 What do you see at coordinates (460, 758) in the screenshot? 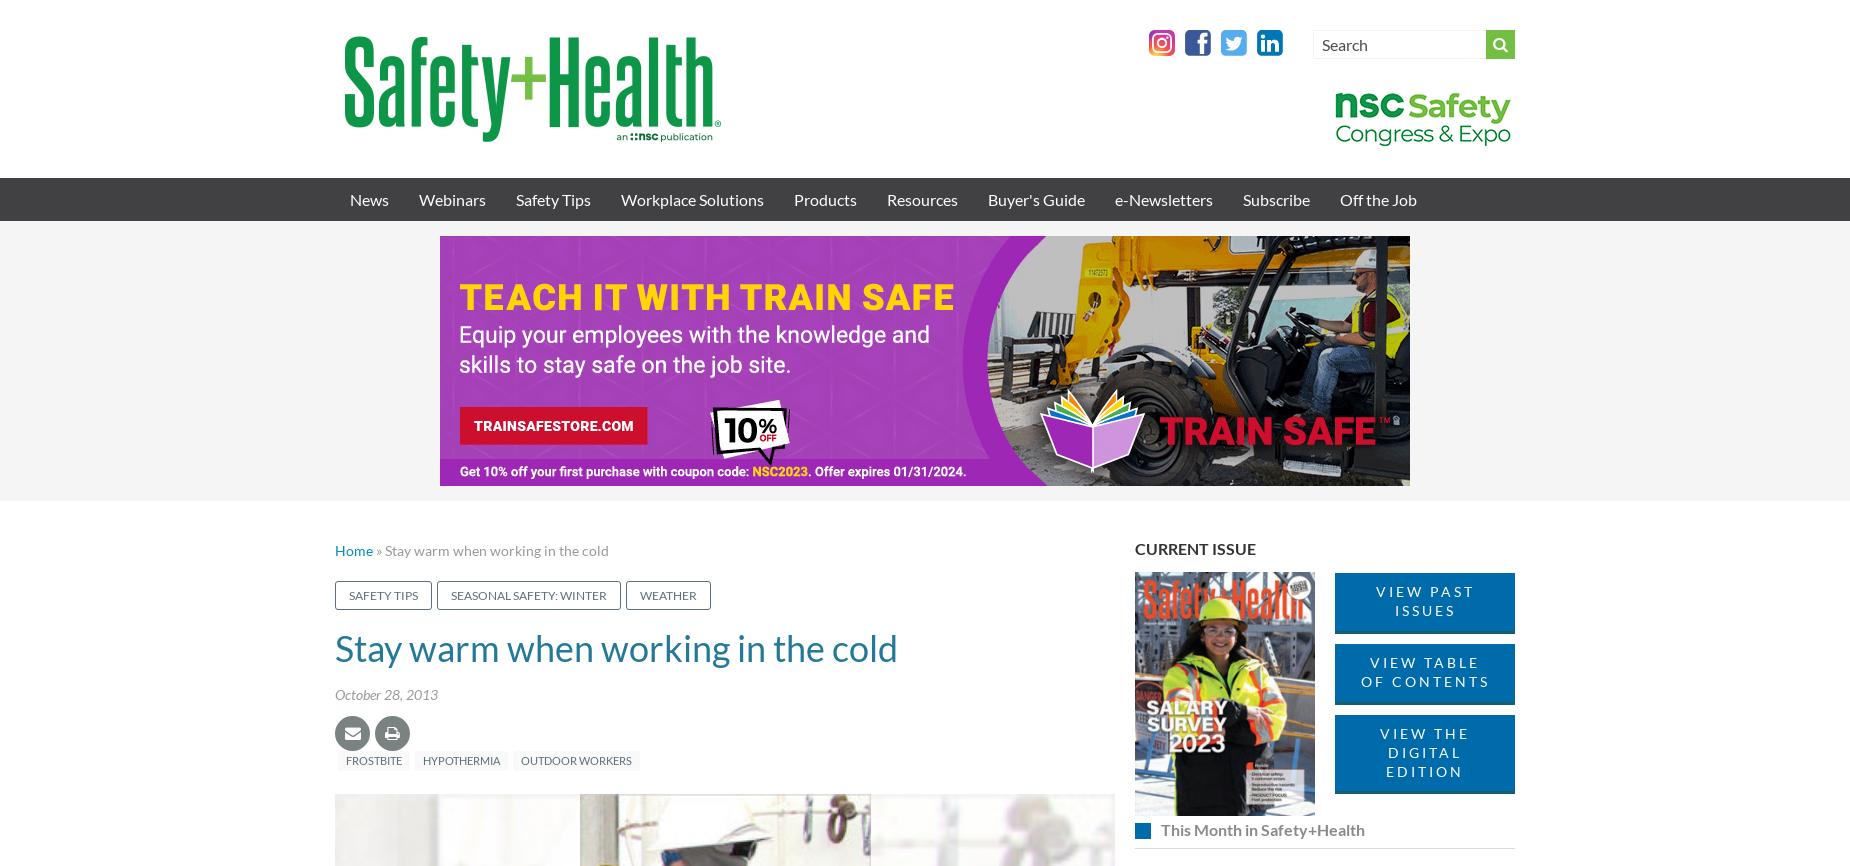
I see `'Hypothermia'` at bounding box center [460, 758].